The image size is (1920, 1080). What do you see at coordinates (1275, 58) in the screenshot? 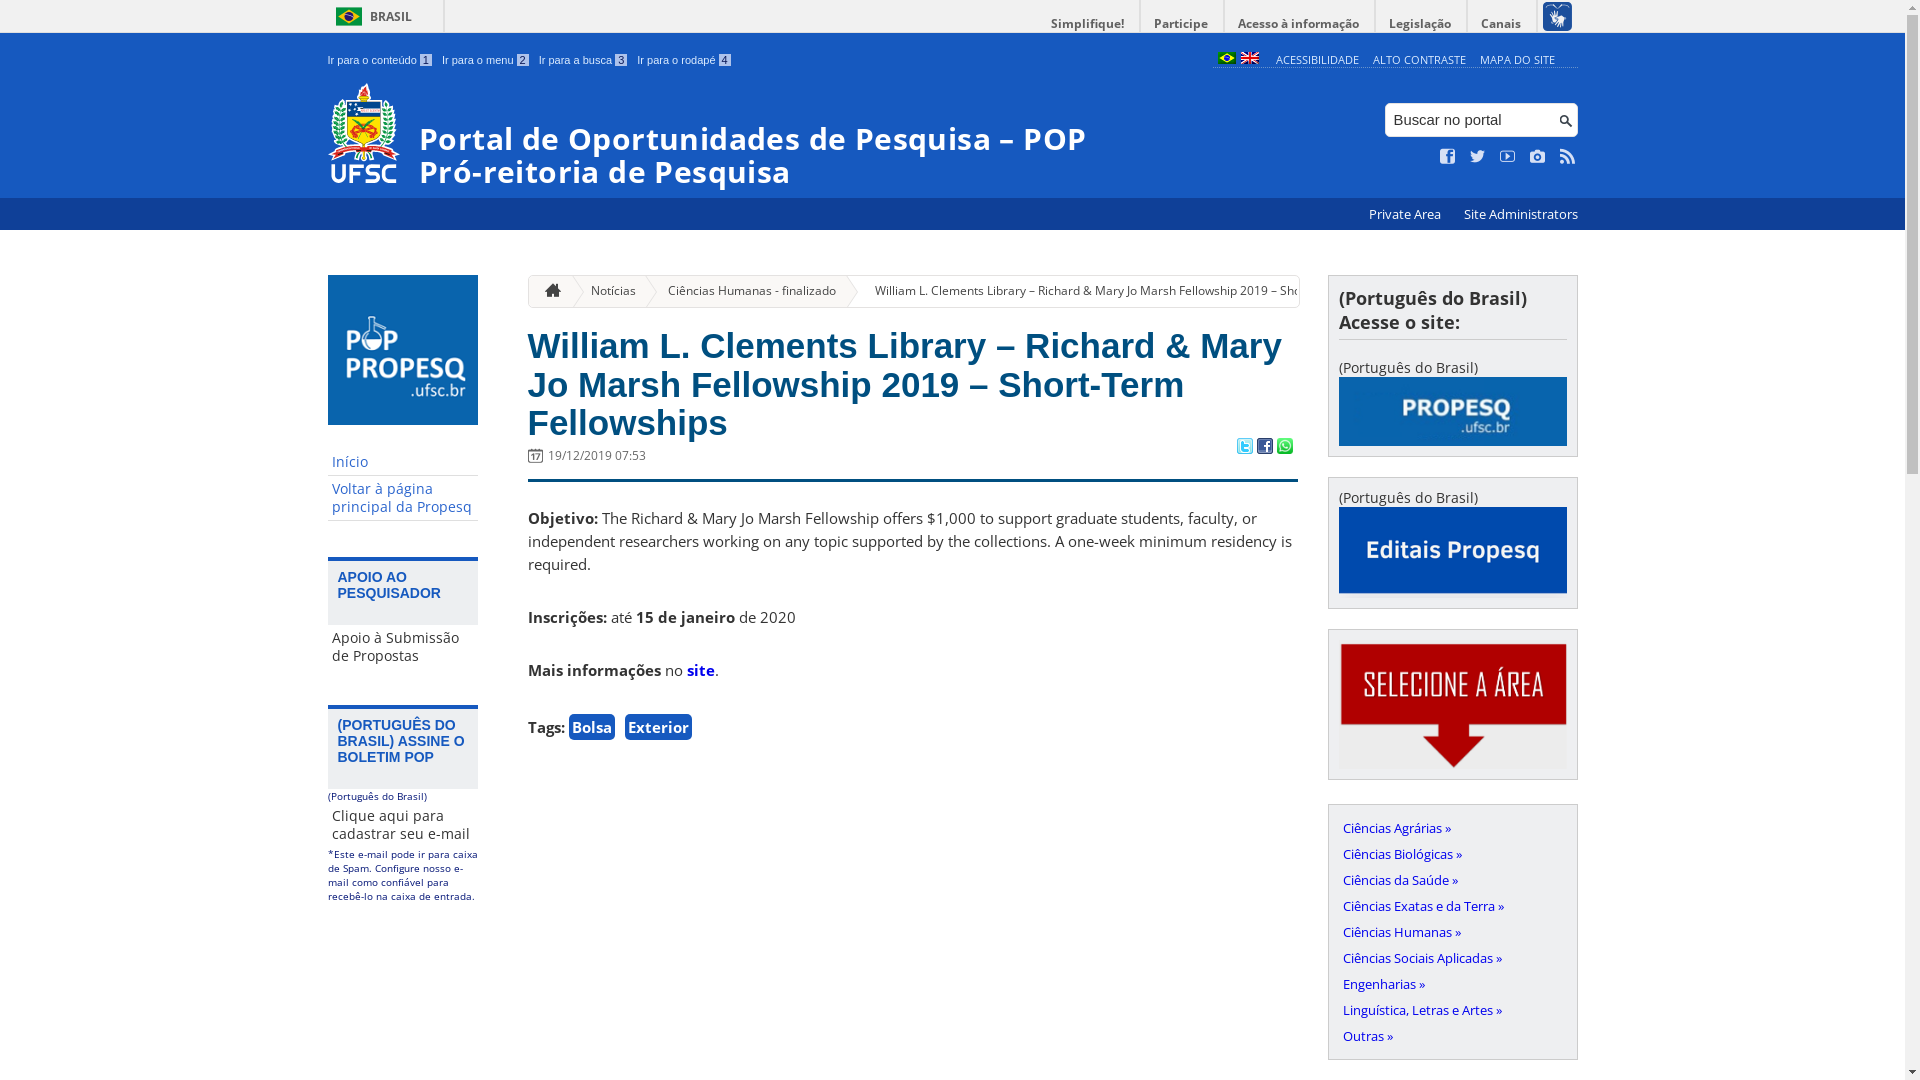
I see `'ACESSIBILIDADE'` at bounding box center [1275, 58].